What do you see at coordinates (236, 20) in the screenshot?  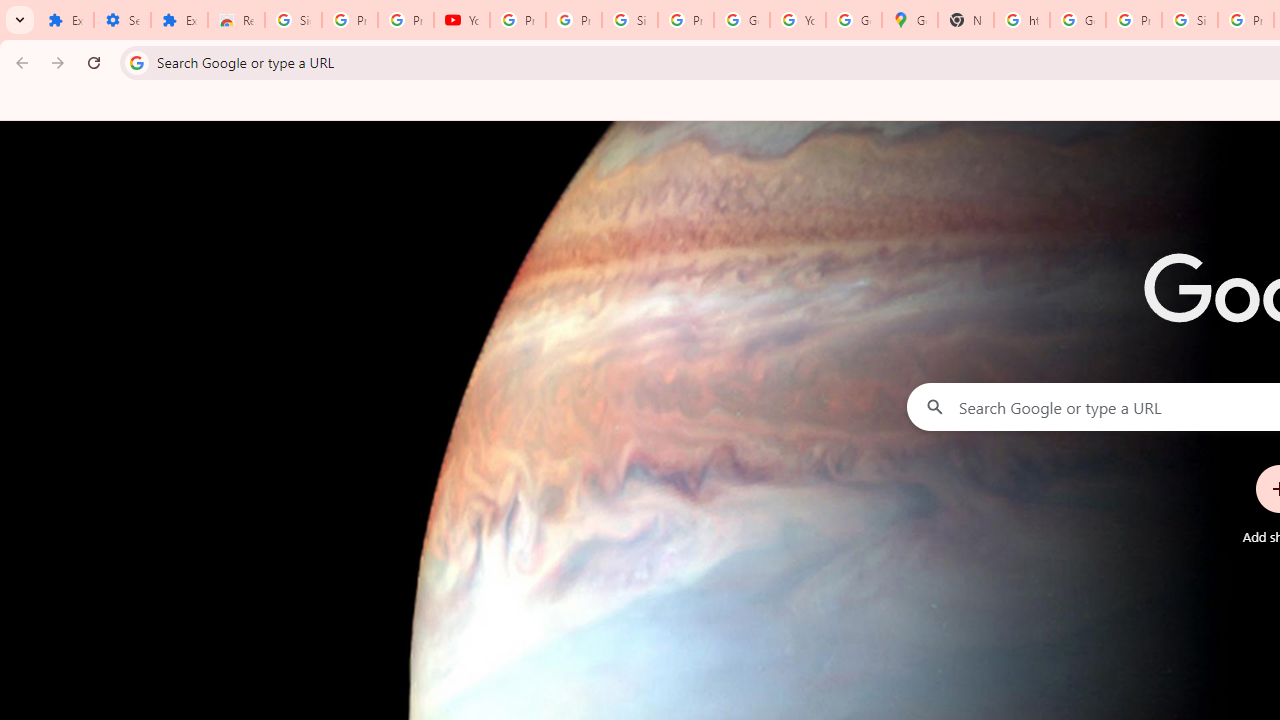 I see `'Reviews: Helix Fruit Jump Arcade Game'` at bounding box center [236, 20].